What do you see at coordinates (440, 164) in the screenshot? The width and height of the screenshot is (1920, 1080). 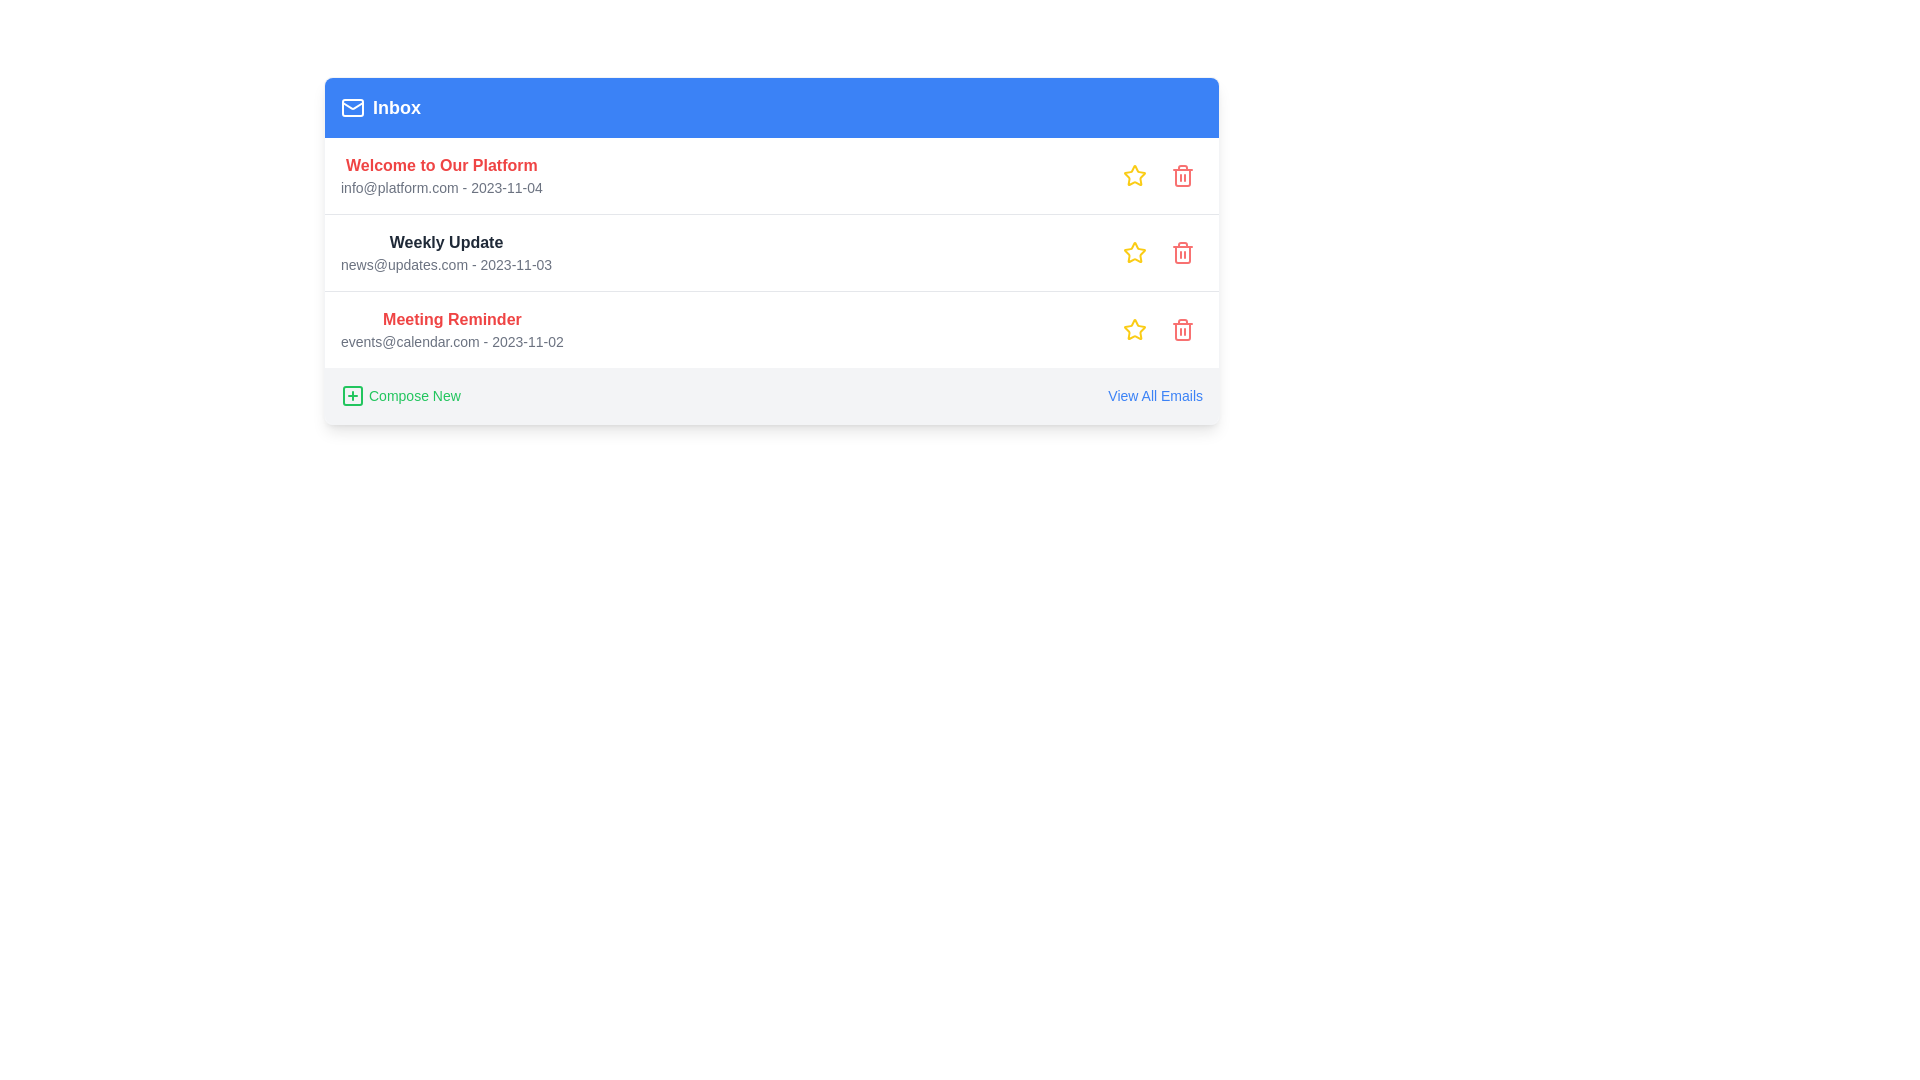 I see `the bold red text label 'Welcome to Our Platform' located at the top of the message list` at bounding box center [440, 164].